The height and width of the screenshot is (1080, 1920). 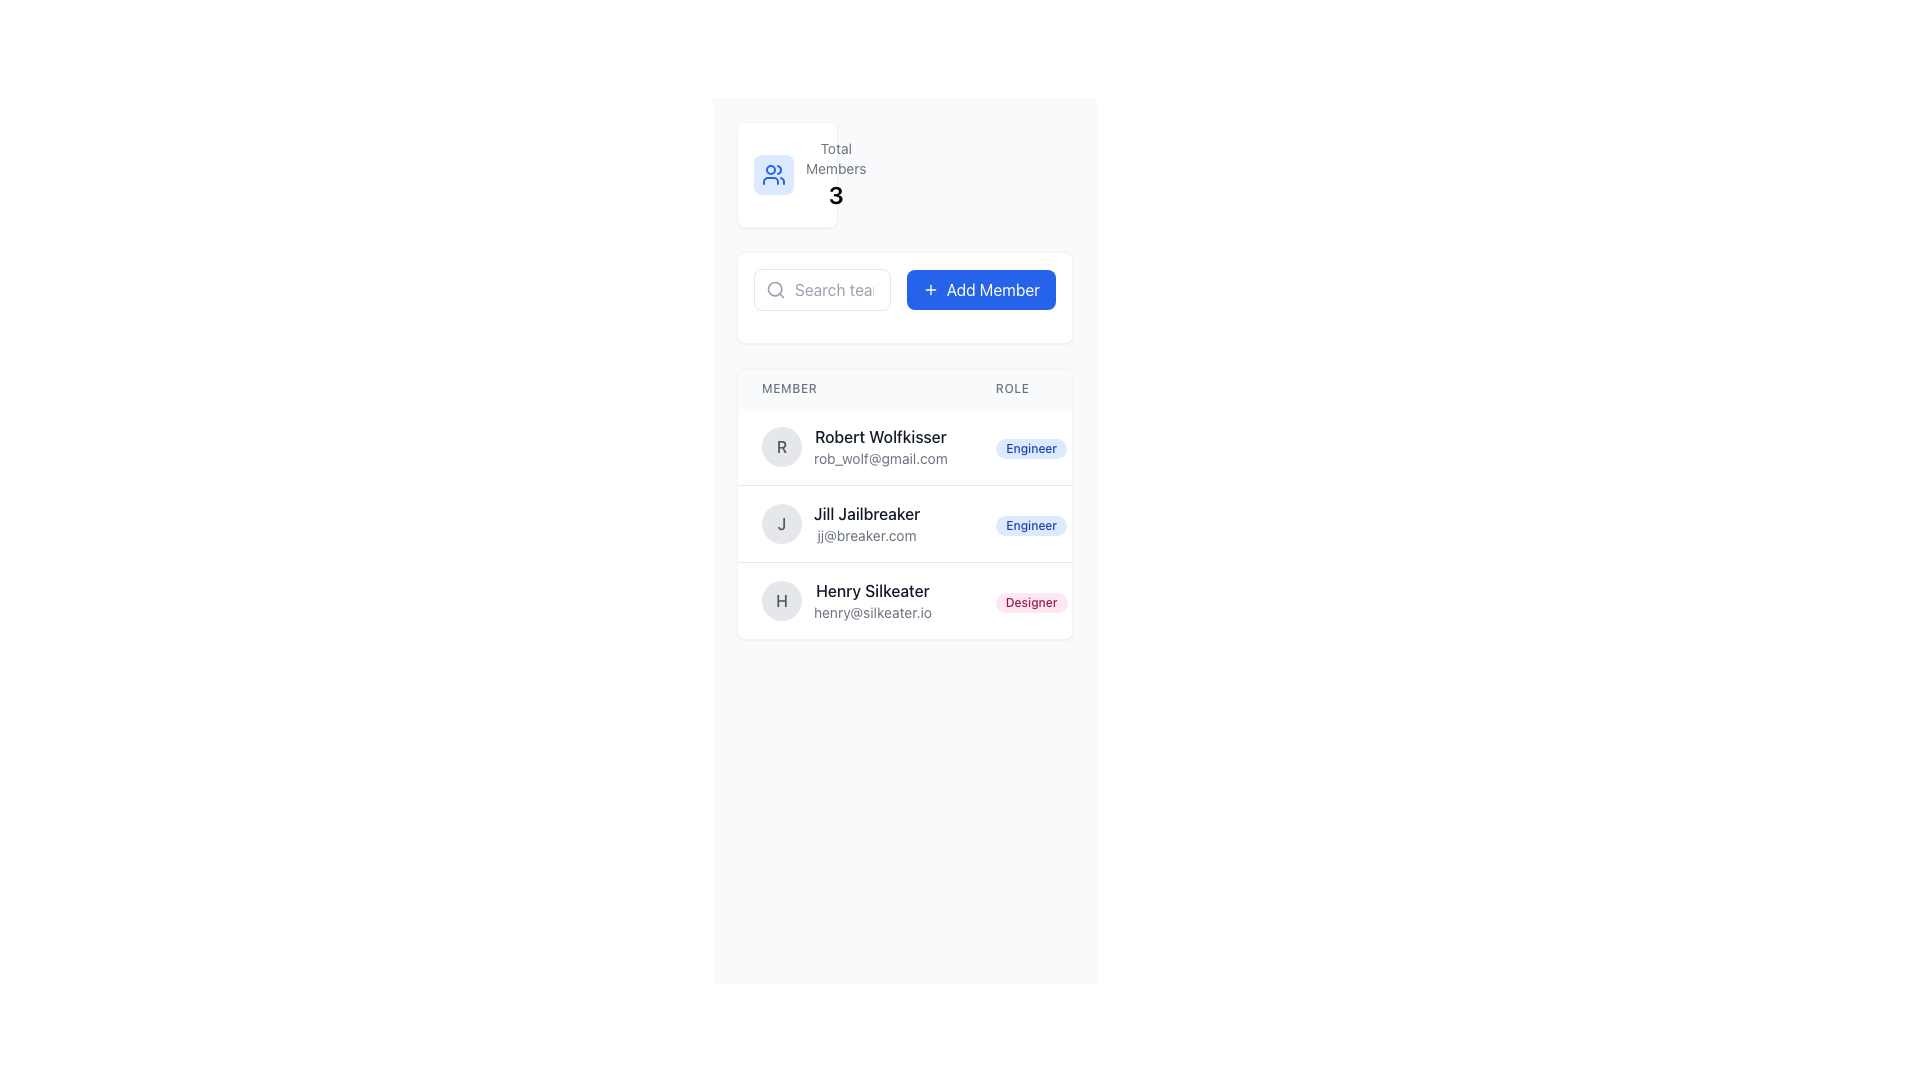 What do you see at coordinates (854, 599) in the screenshot?
I see `to select the Profile Information Row displaying 'Henry Silkeater' and the email 'henry@silkeater.io'` at bounding box center [854, 599].